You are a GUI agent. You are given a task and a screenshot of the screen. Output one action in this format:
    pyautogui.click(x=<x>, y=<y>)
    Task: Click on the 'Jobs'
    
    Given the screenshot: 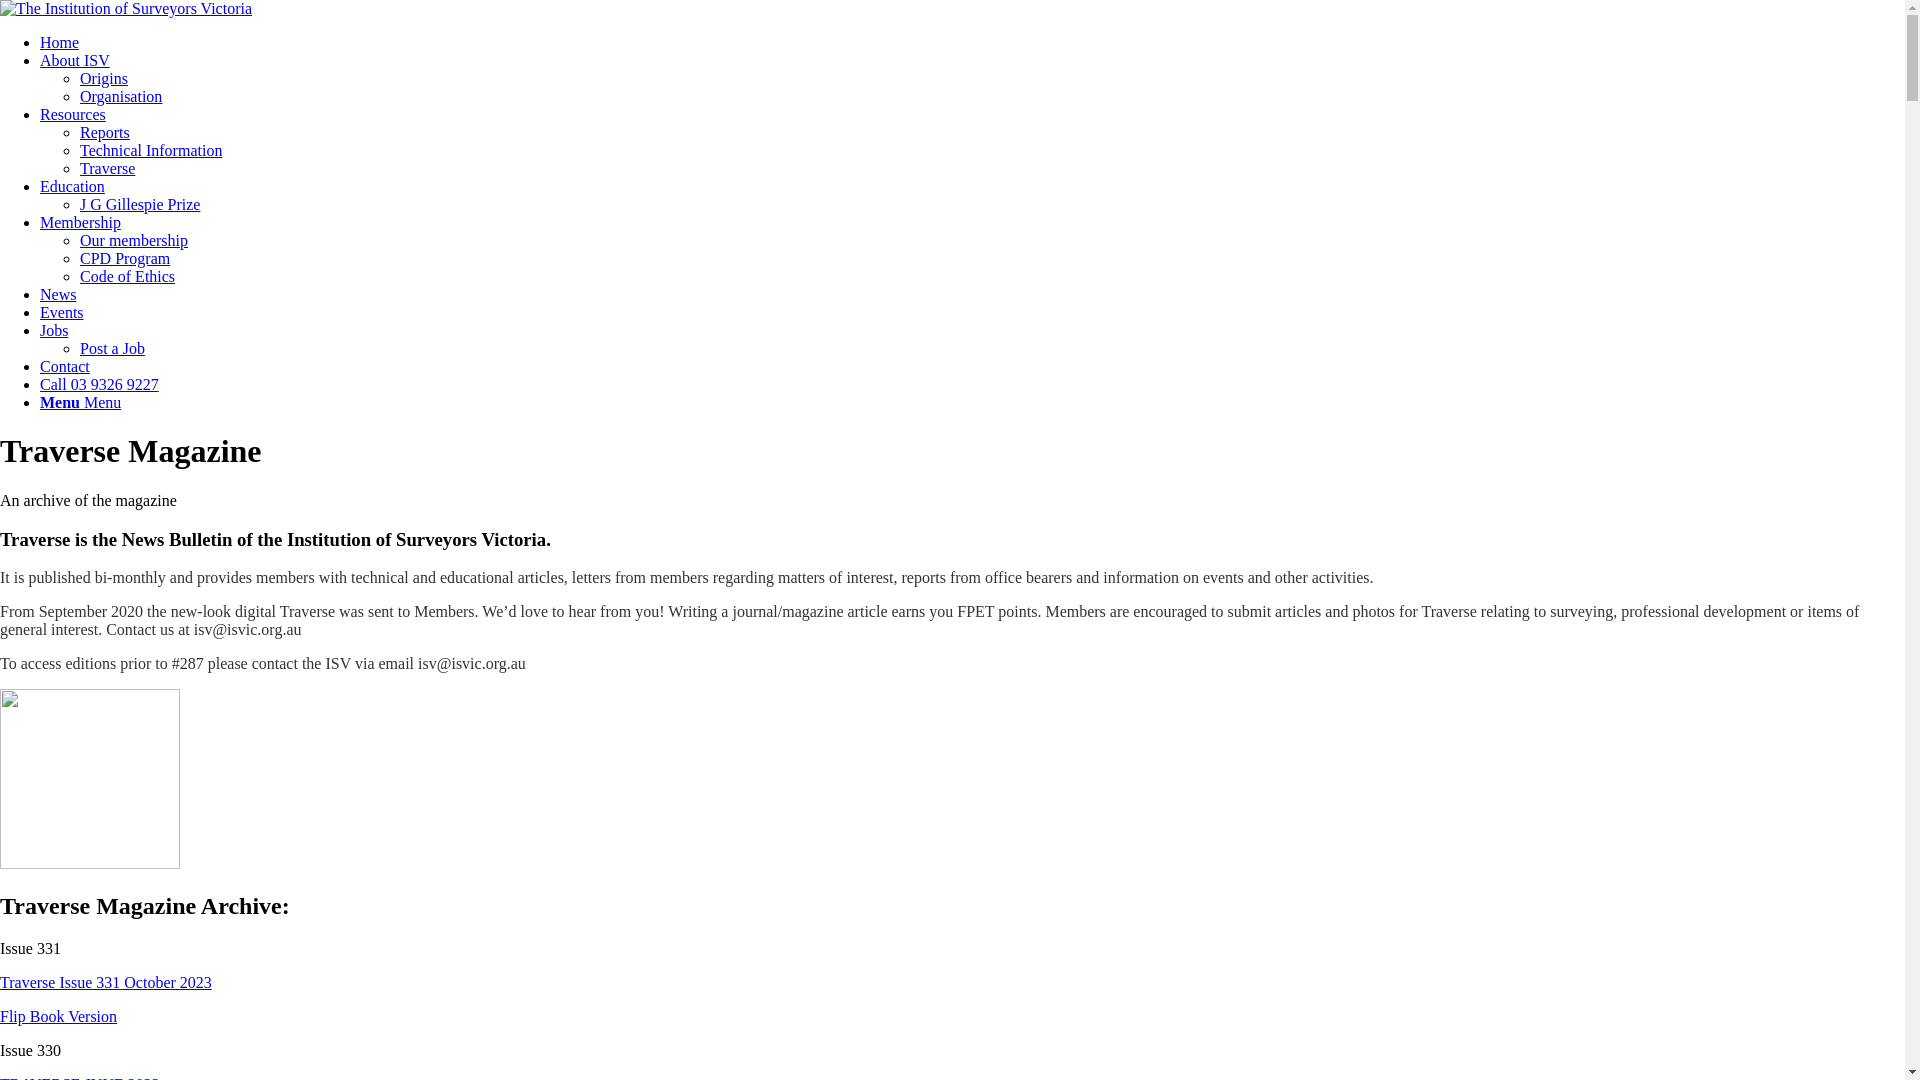 What is the action you would take?
    pyautogui.click(x=39, y=329)
    